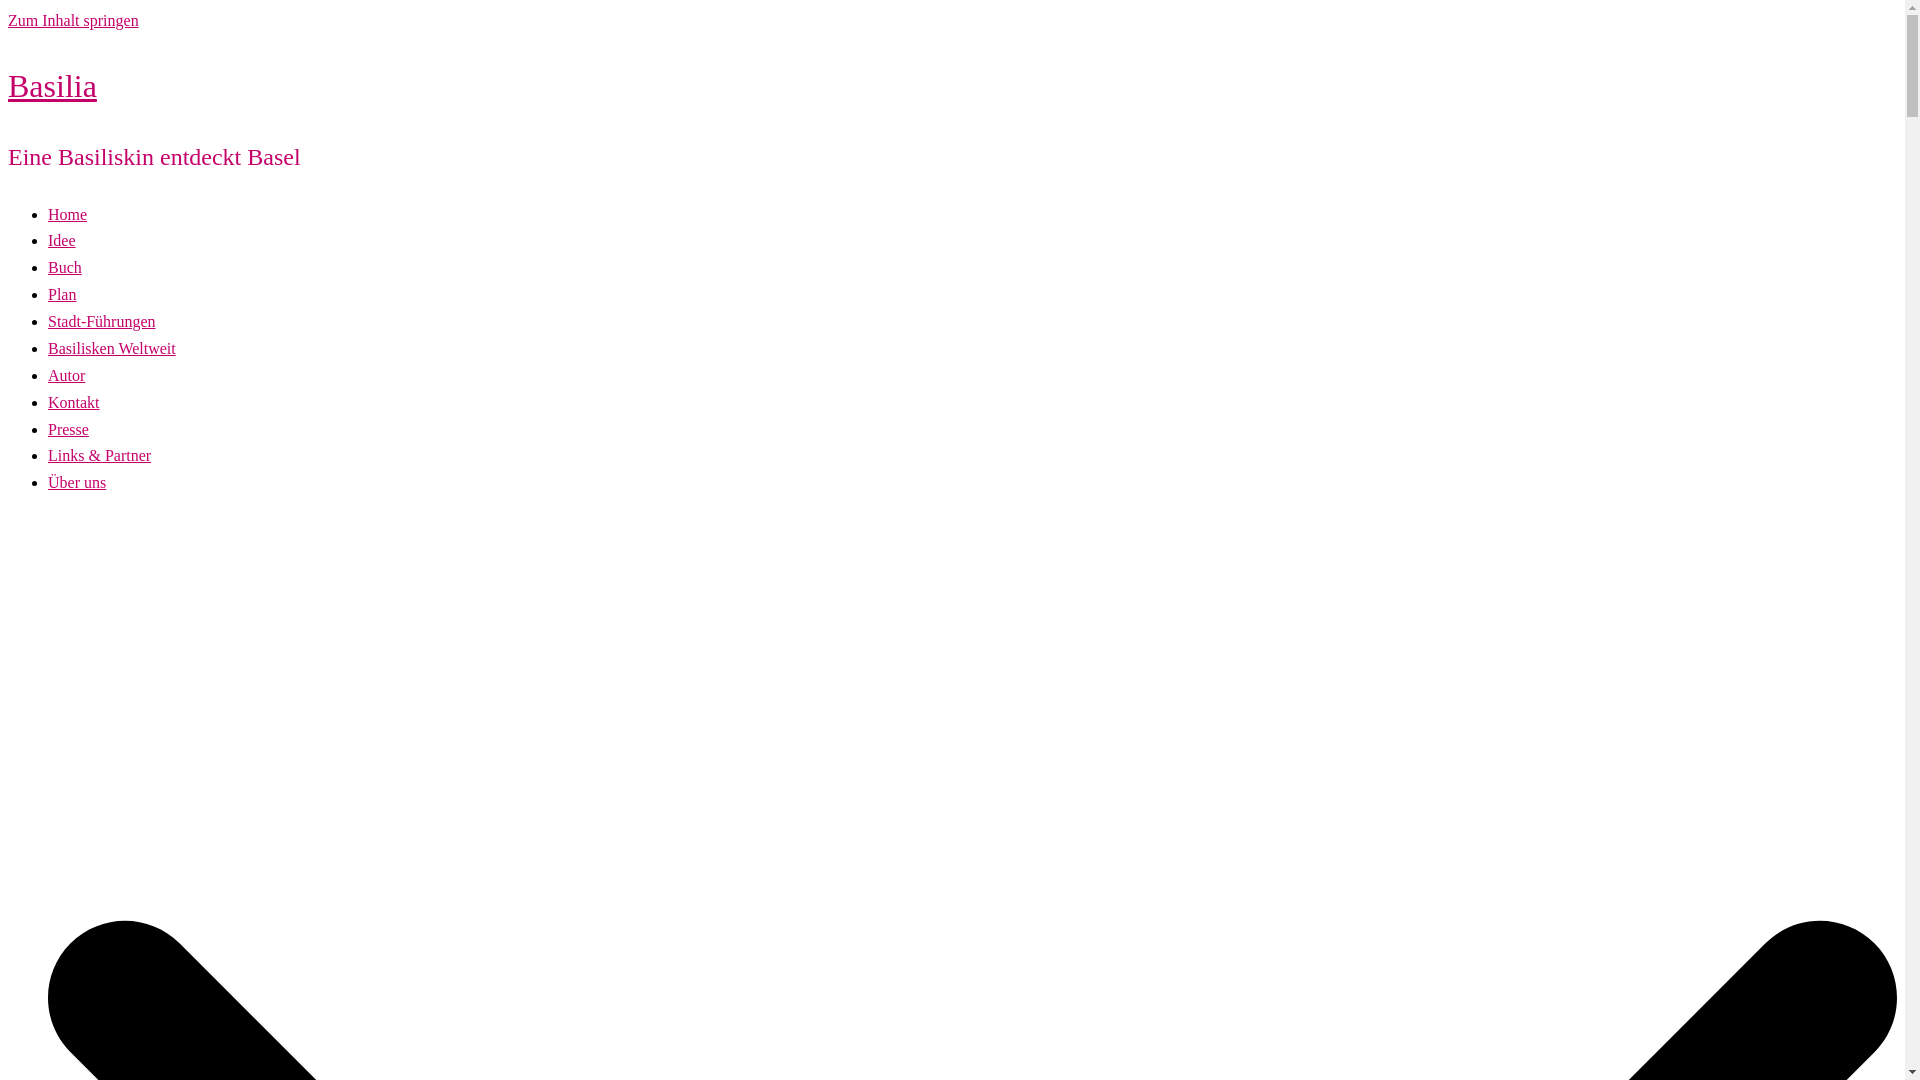 The height and width of the screenshot is (1080, 1920). I want to click on 'Plan', so click(62, 294).